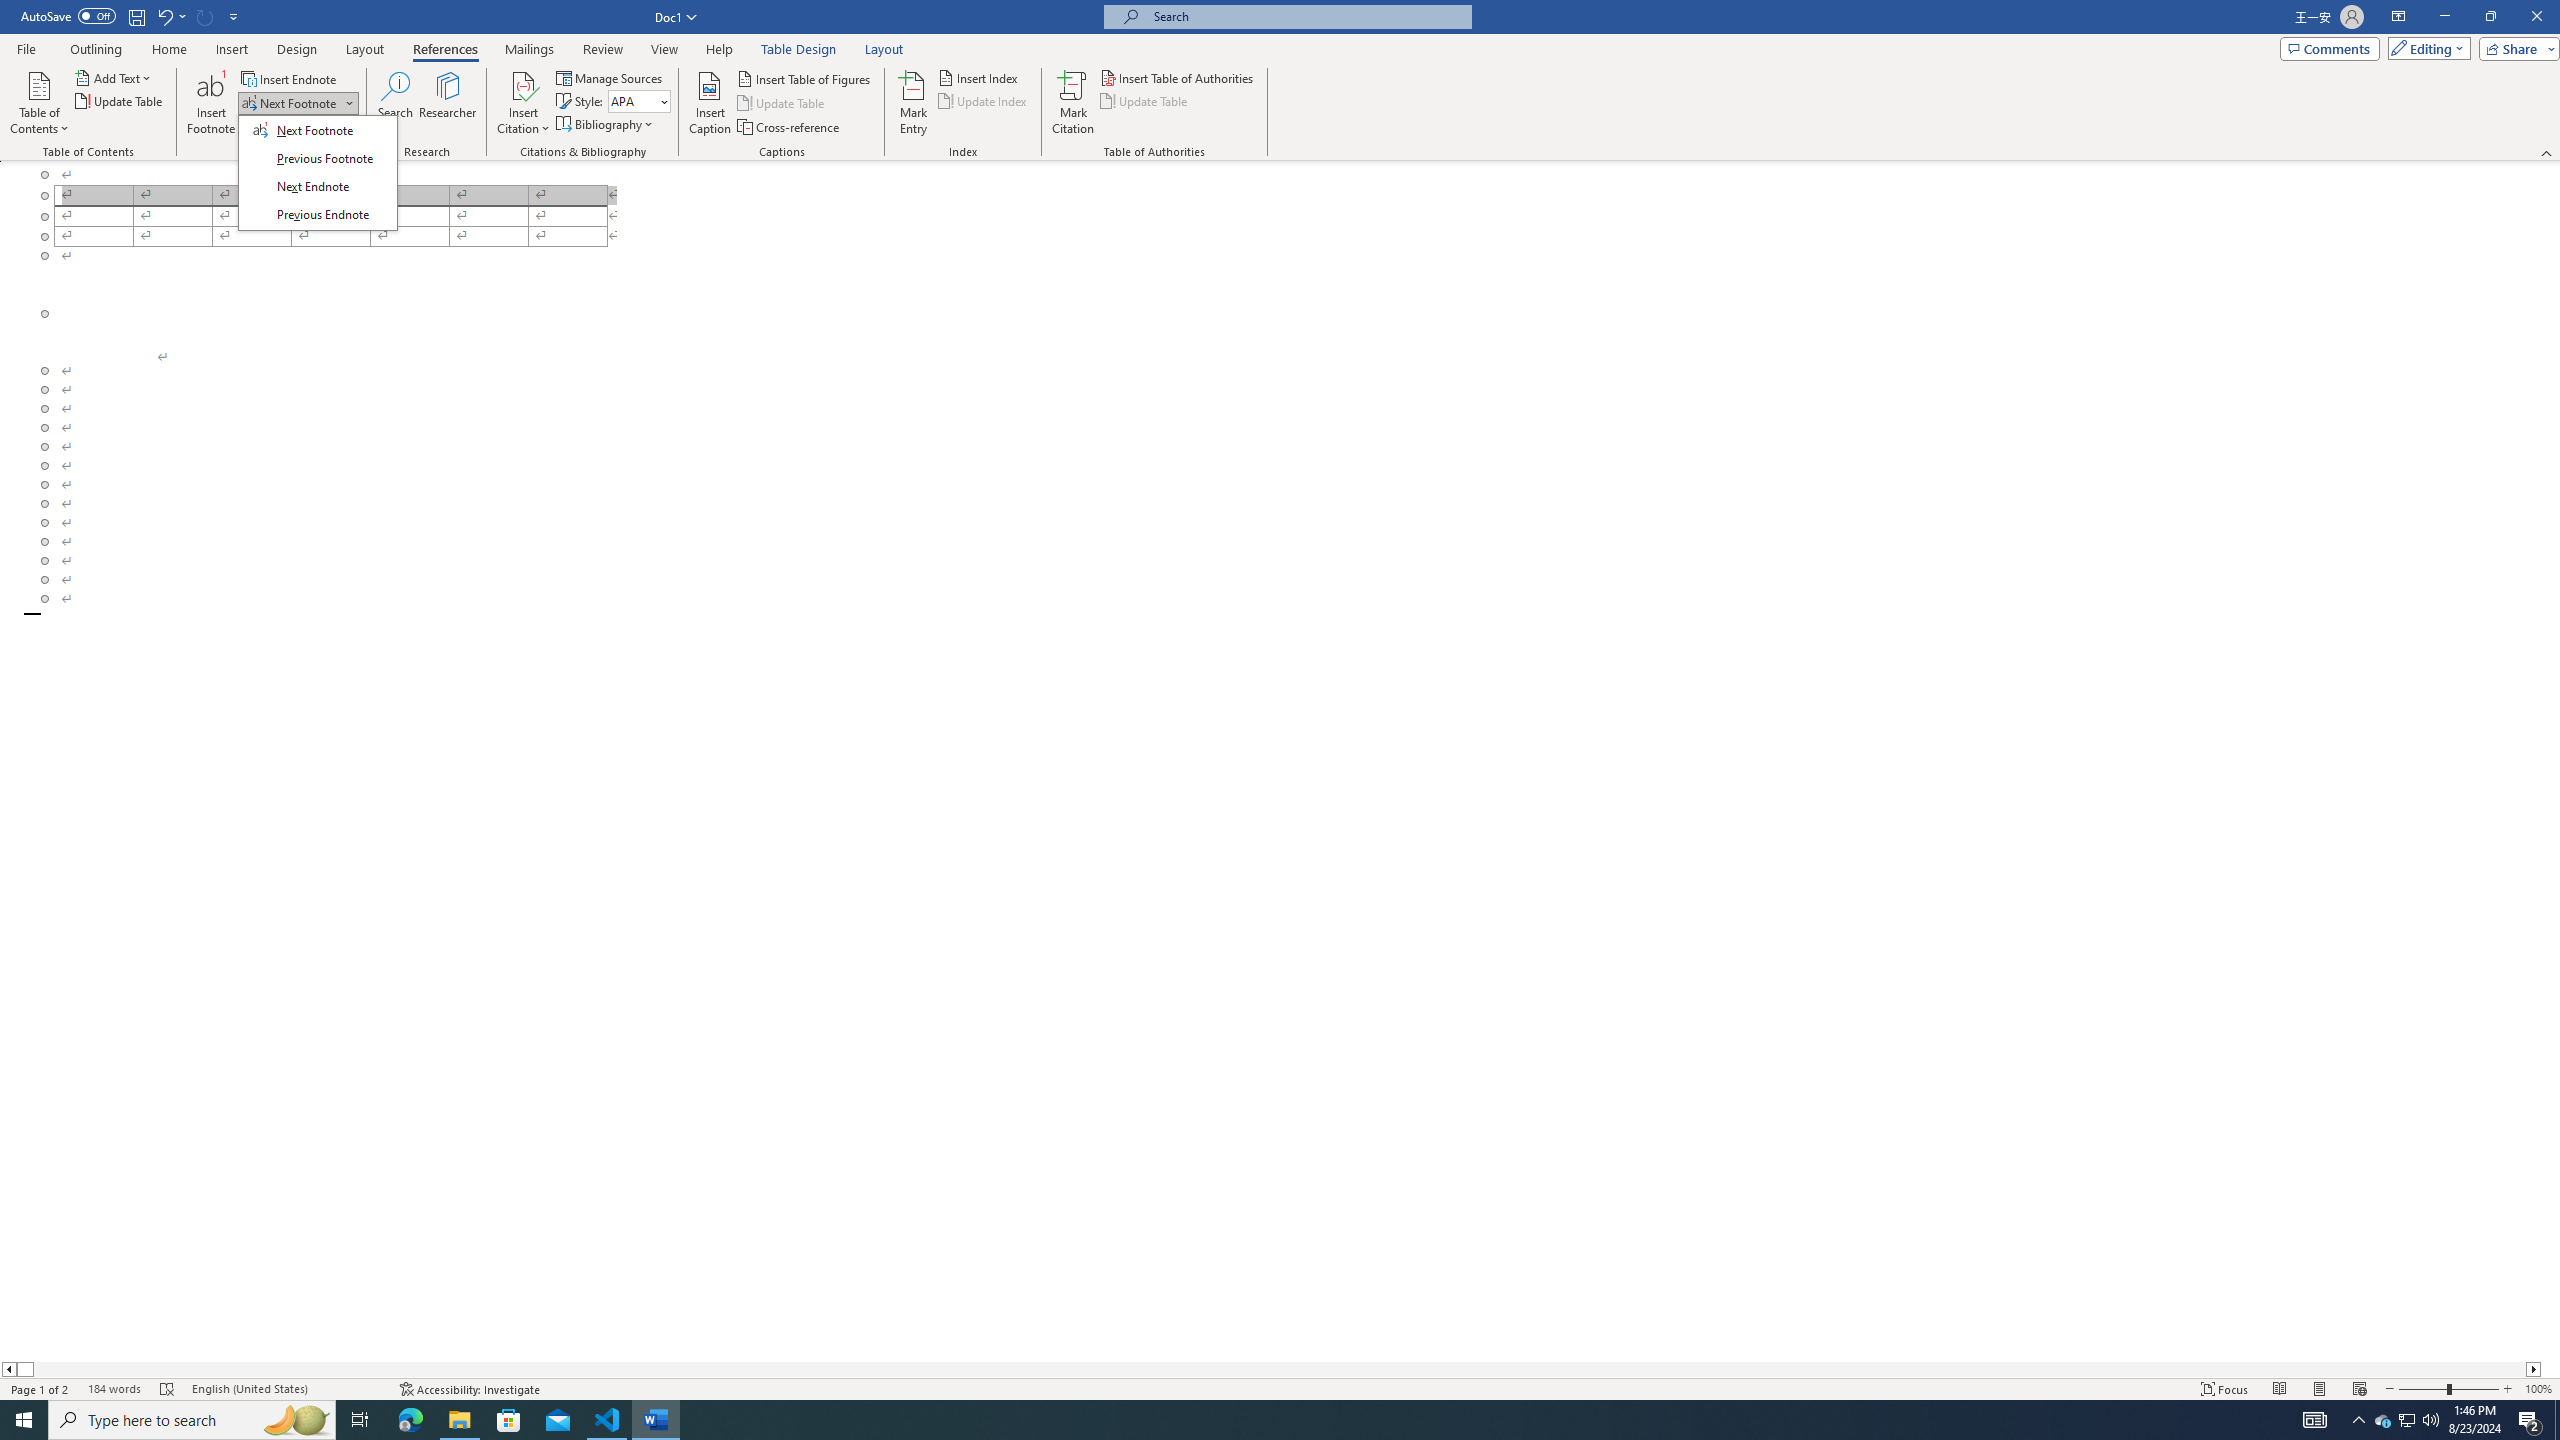 The width and height of the screenshot is (2560, 1440). I want to click on 'Column right', so click(2533, 1368).